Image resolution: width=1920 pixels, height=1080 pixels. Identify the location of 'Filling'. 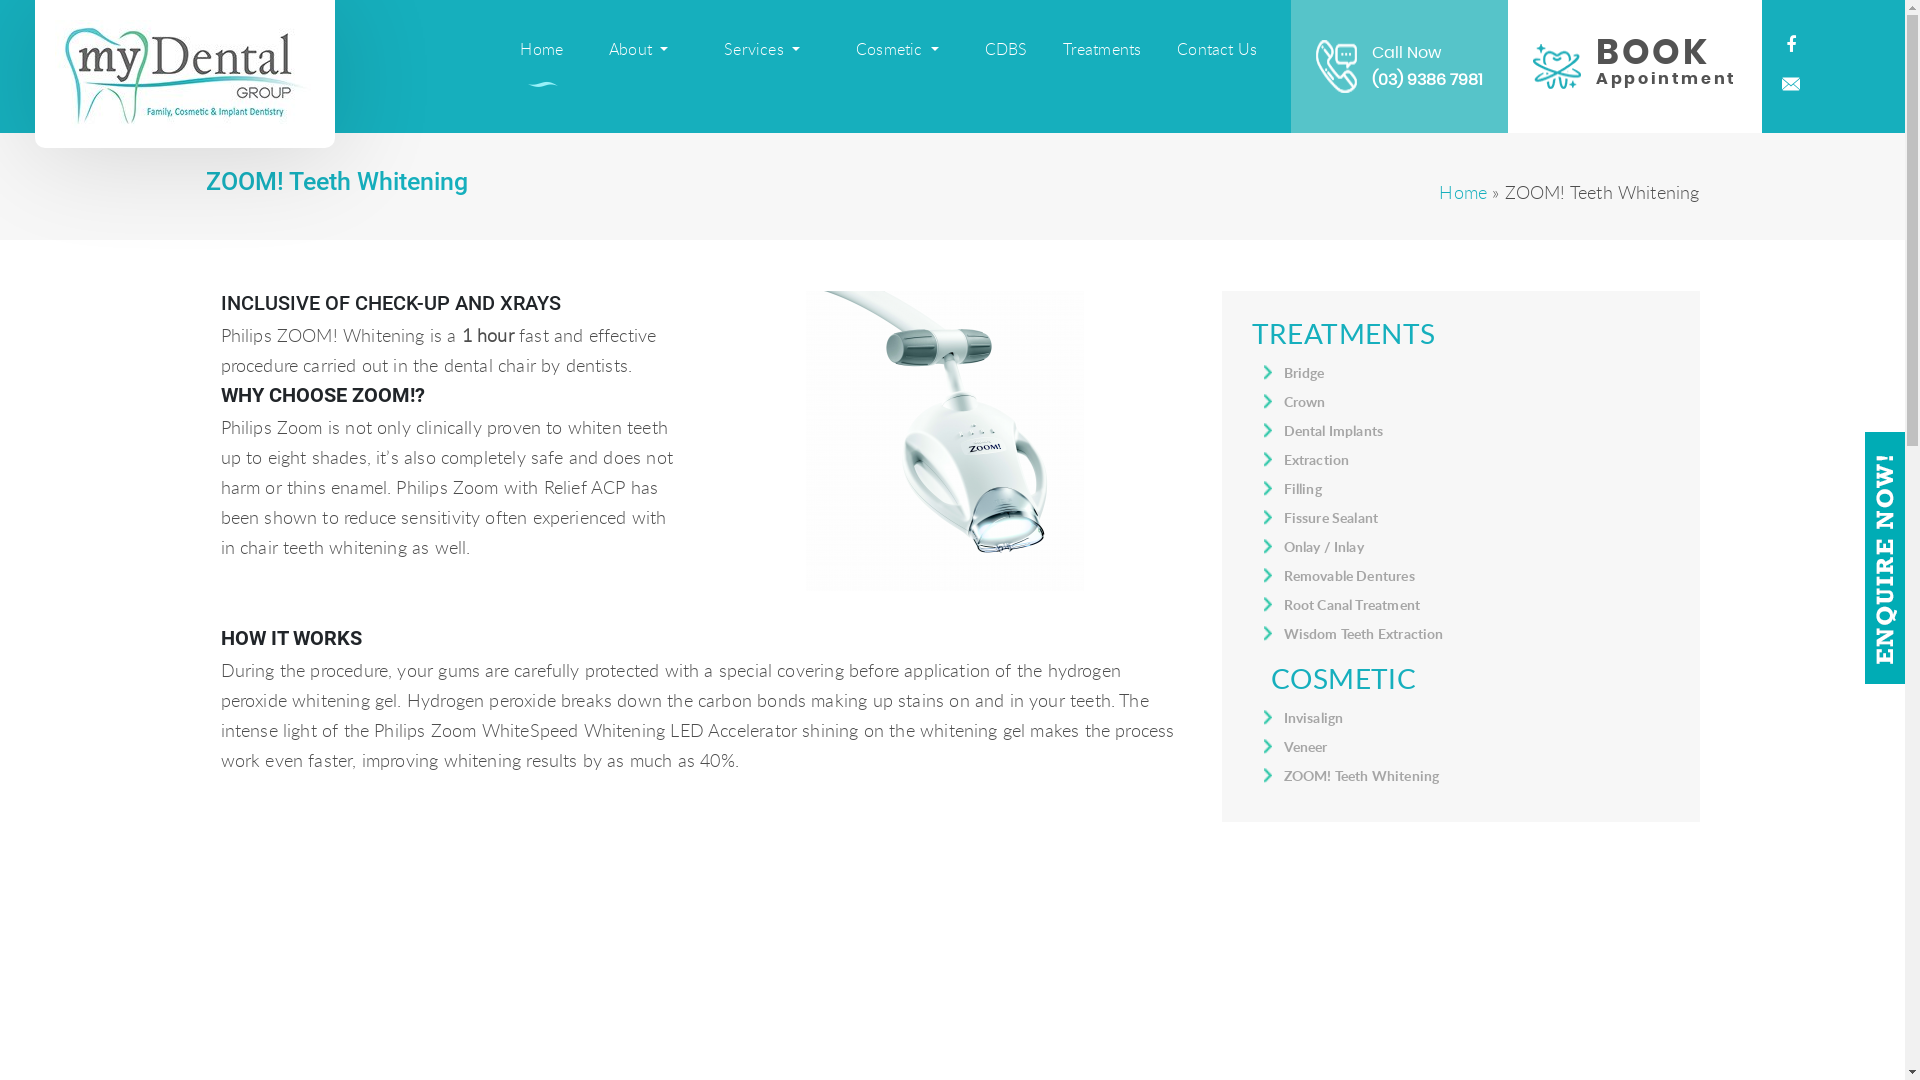
(1302, 488).